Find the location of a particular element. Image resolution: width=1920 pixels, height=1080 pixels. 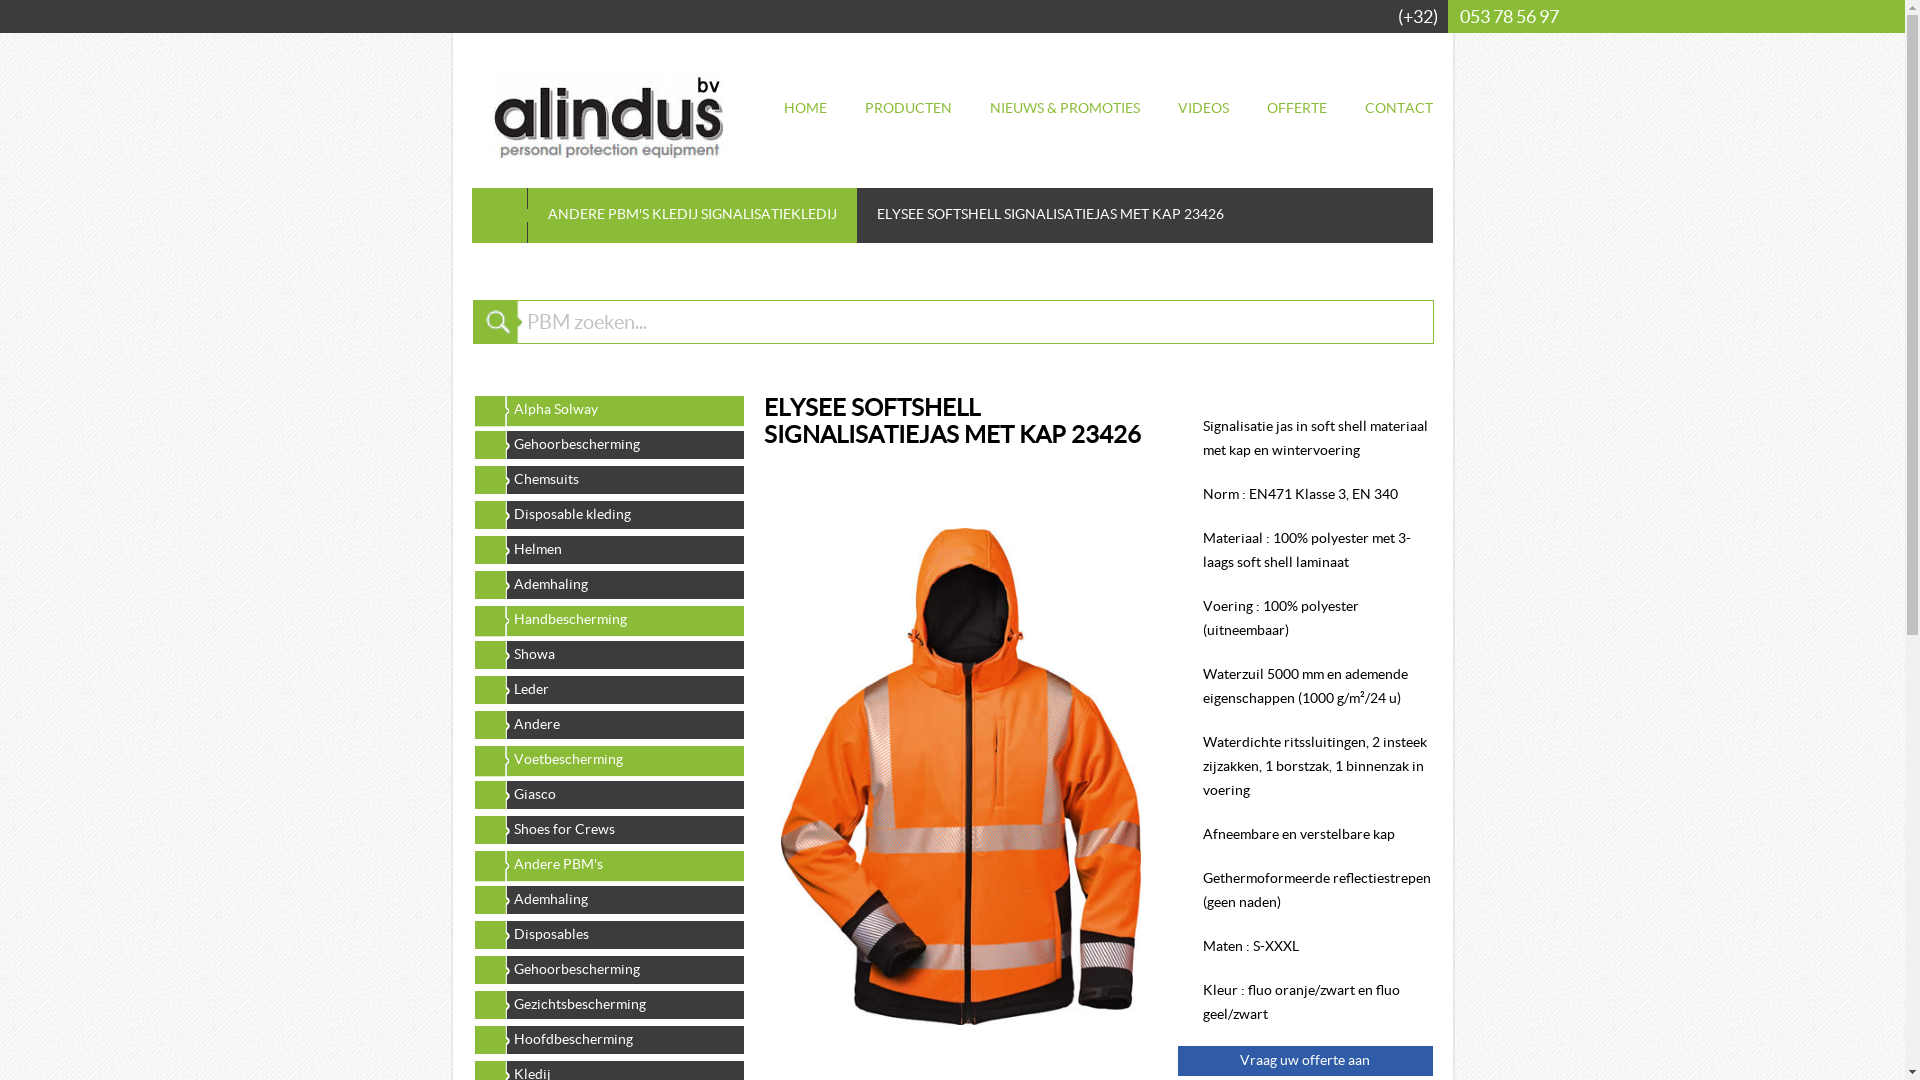

'Chemsuits' is located at coordinates (606, 478).